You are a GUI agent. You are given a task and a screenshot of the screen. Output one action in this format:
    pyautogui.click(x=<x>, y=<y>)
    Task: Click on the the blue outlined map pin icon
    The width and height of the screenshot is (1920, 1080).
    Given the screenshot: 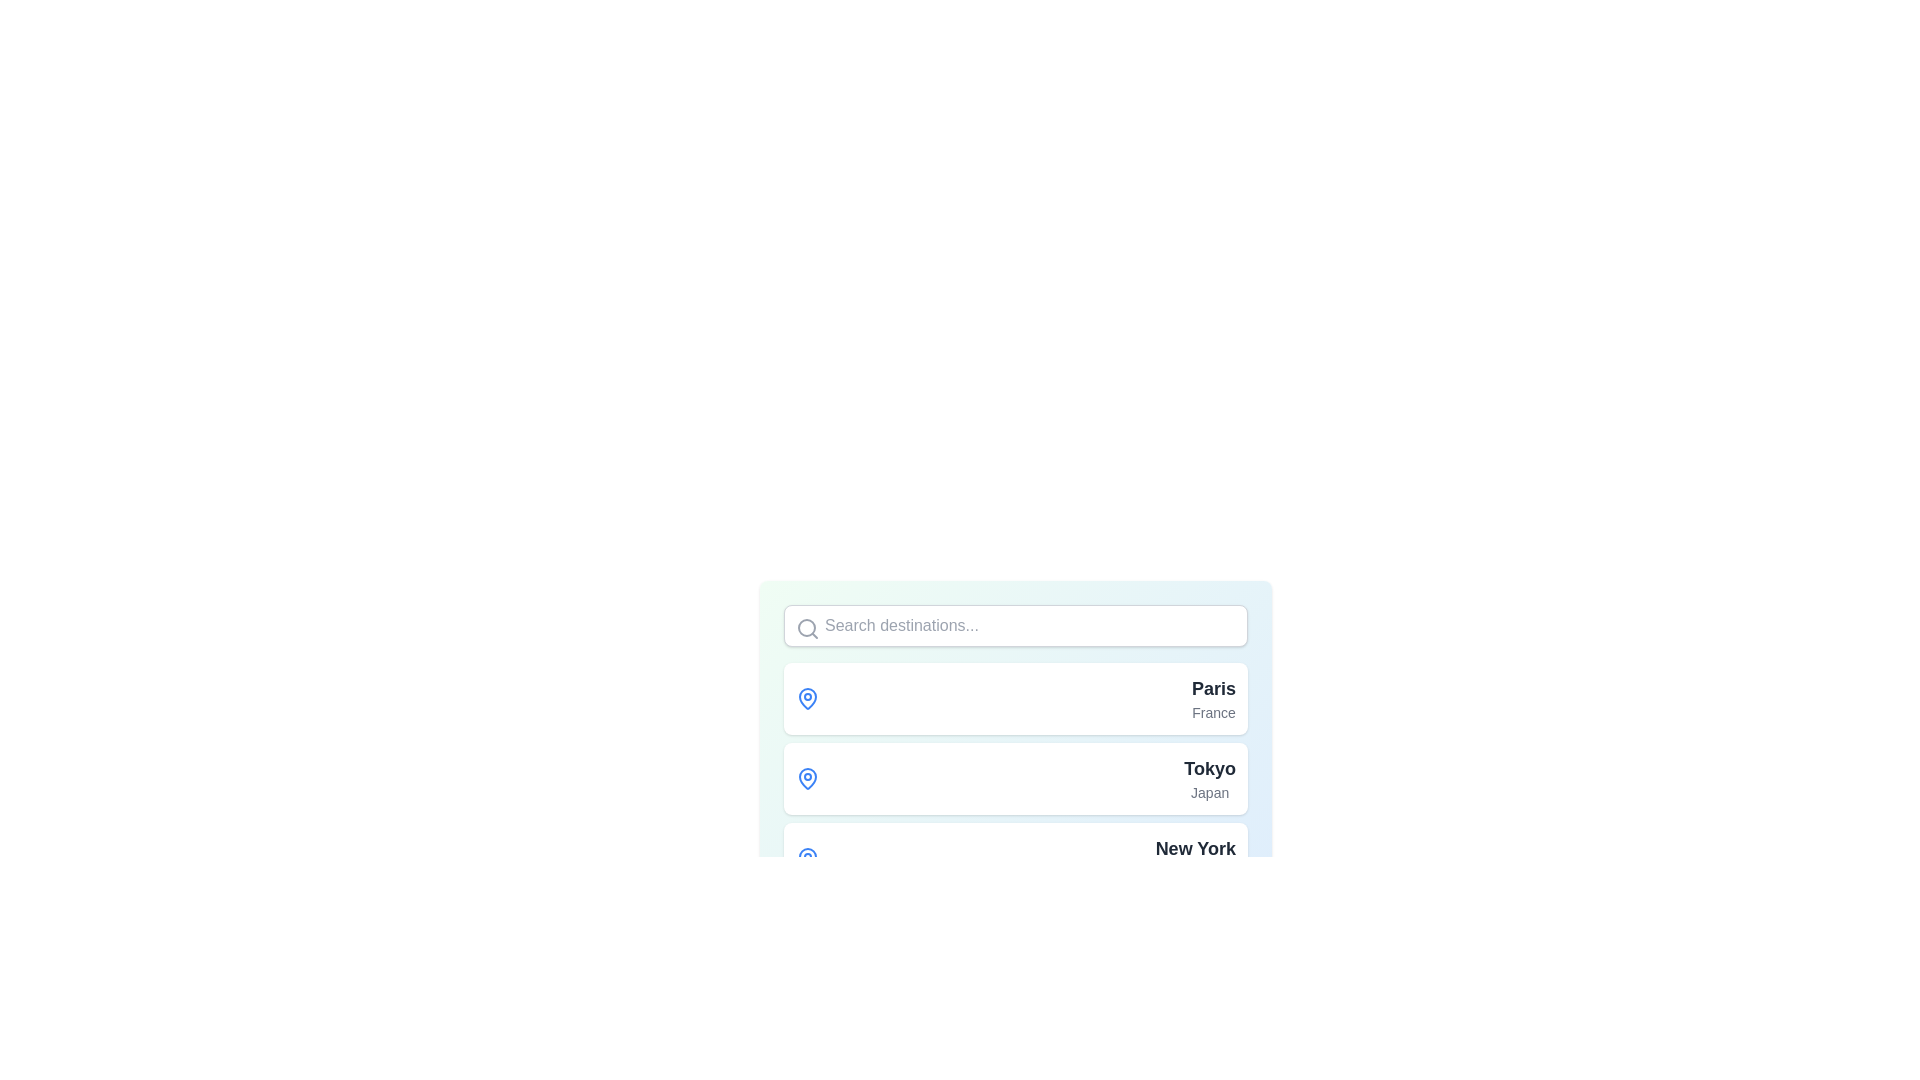 What is the action you would take?
    pyautogui.click(x=807, y=777)
    